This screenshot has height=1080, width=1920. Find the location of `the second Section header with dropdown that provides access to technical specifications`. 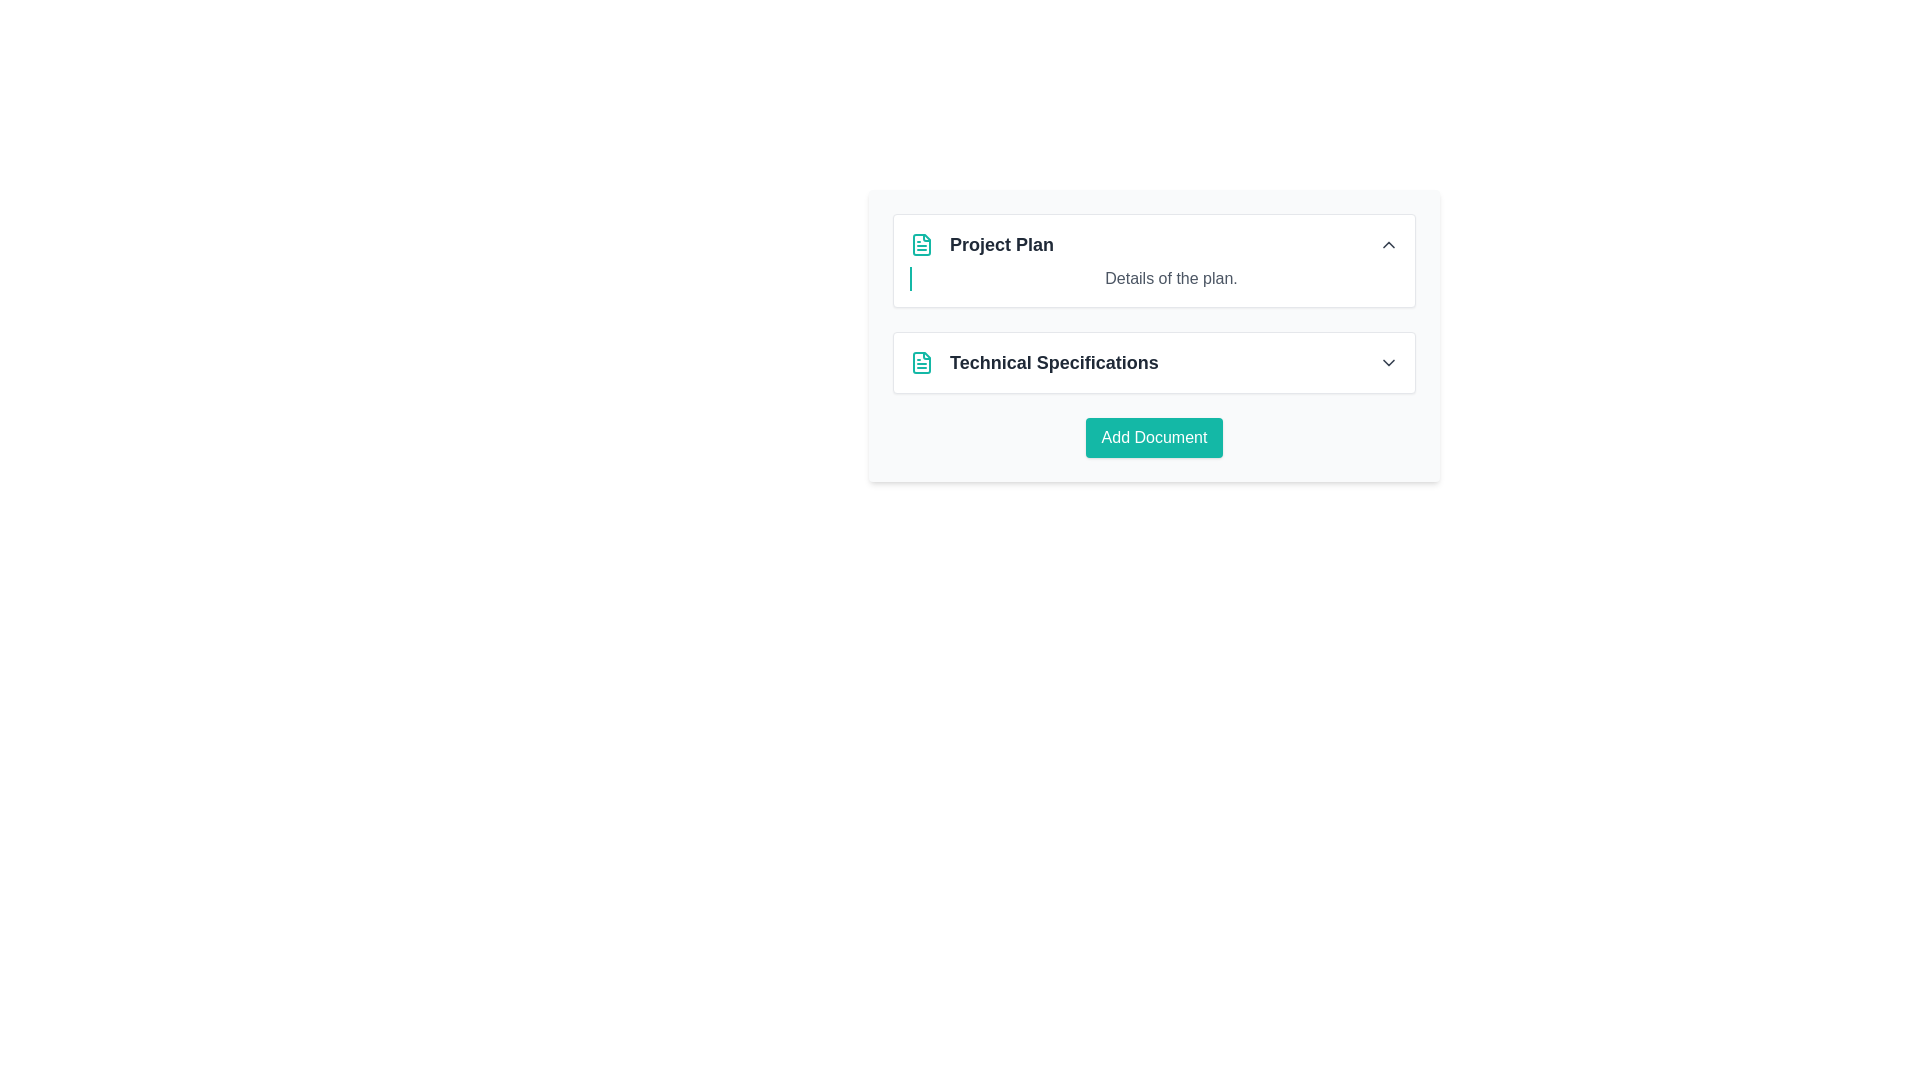

the second Section header with dropdown that provides access to technical specifications is located at coordinates (1154, 362).